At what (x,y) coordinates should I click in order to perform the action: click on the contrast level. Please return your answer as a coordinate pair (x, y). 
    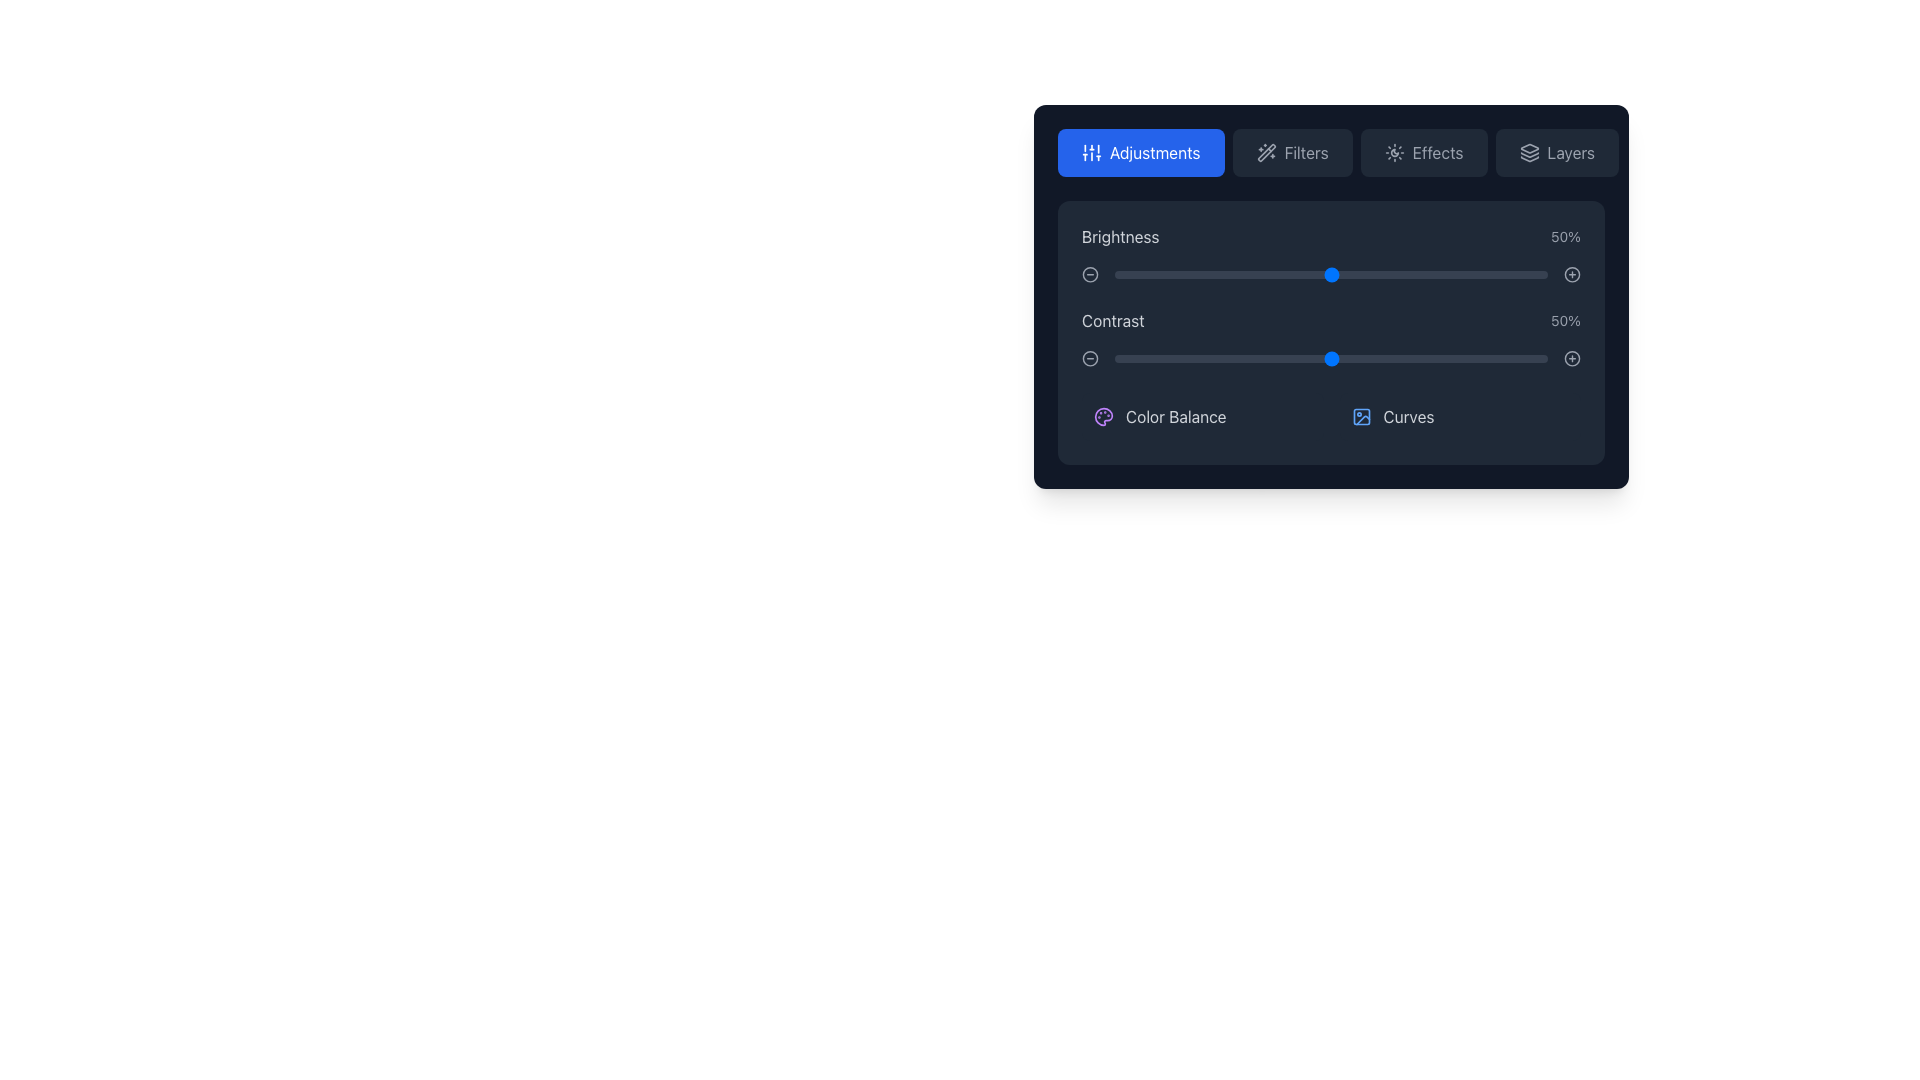
    Looking at the image, I should click on (1301, 357).